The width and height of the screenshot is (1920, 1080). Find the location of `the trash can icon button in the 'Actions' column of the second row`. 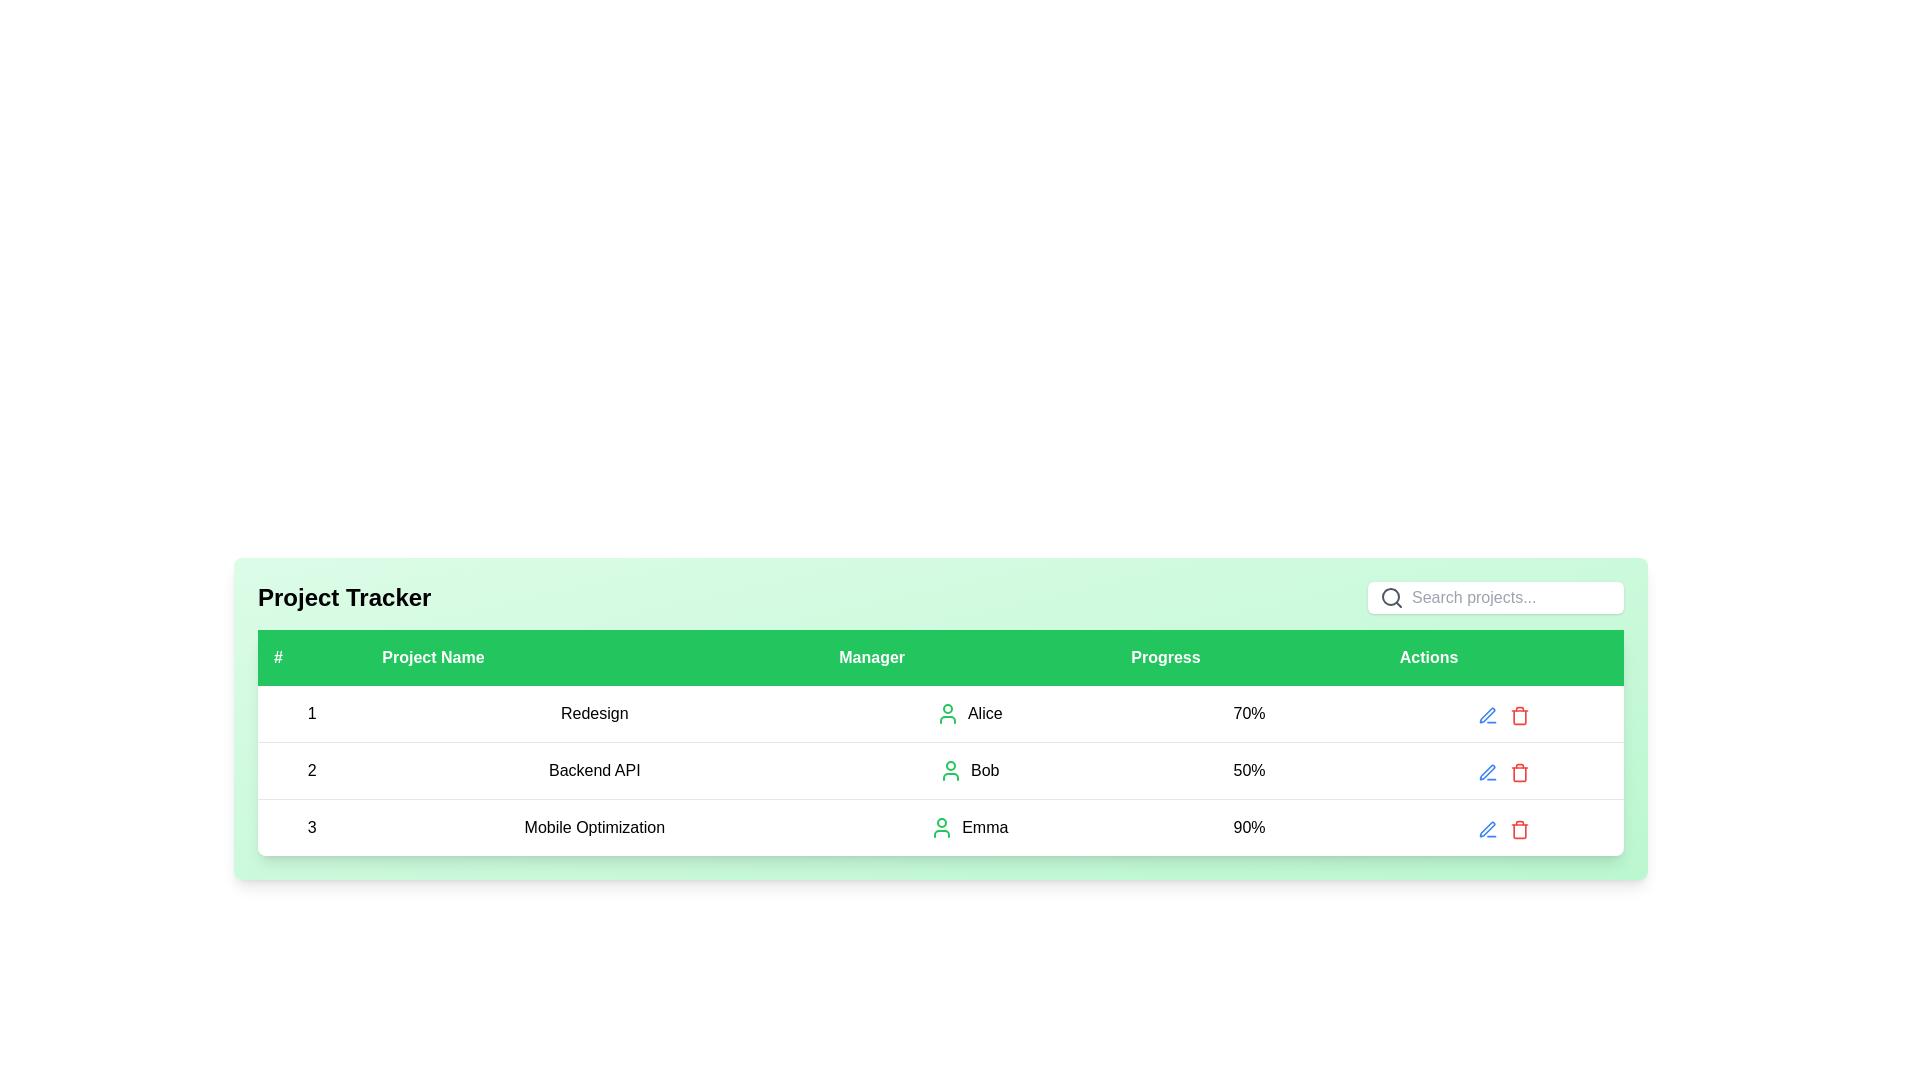

the trash can icon button in the 'Actions' column of the second row is located at coordinates (1519, 773).